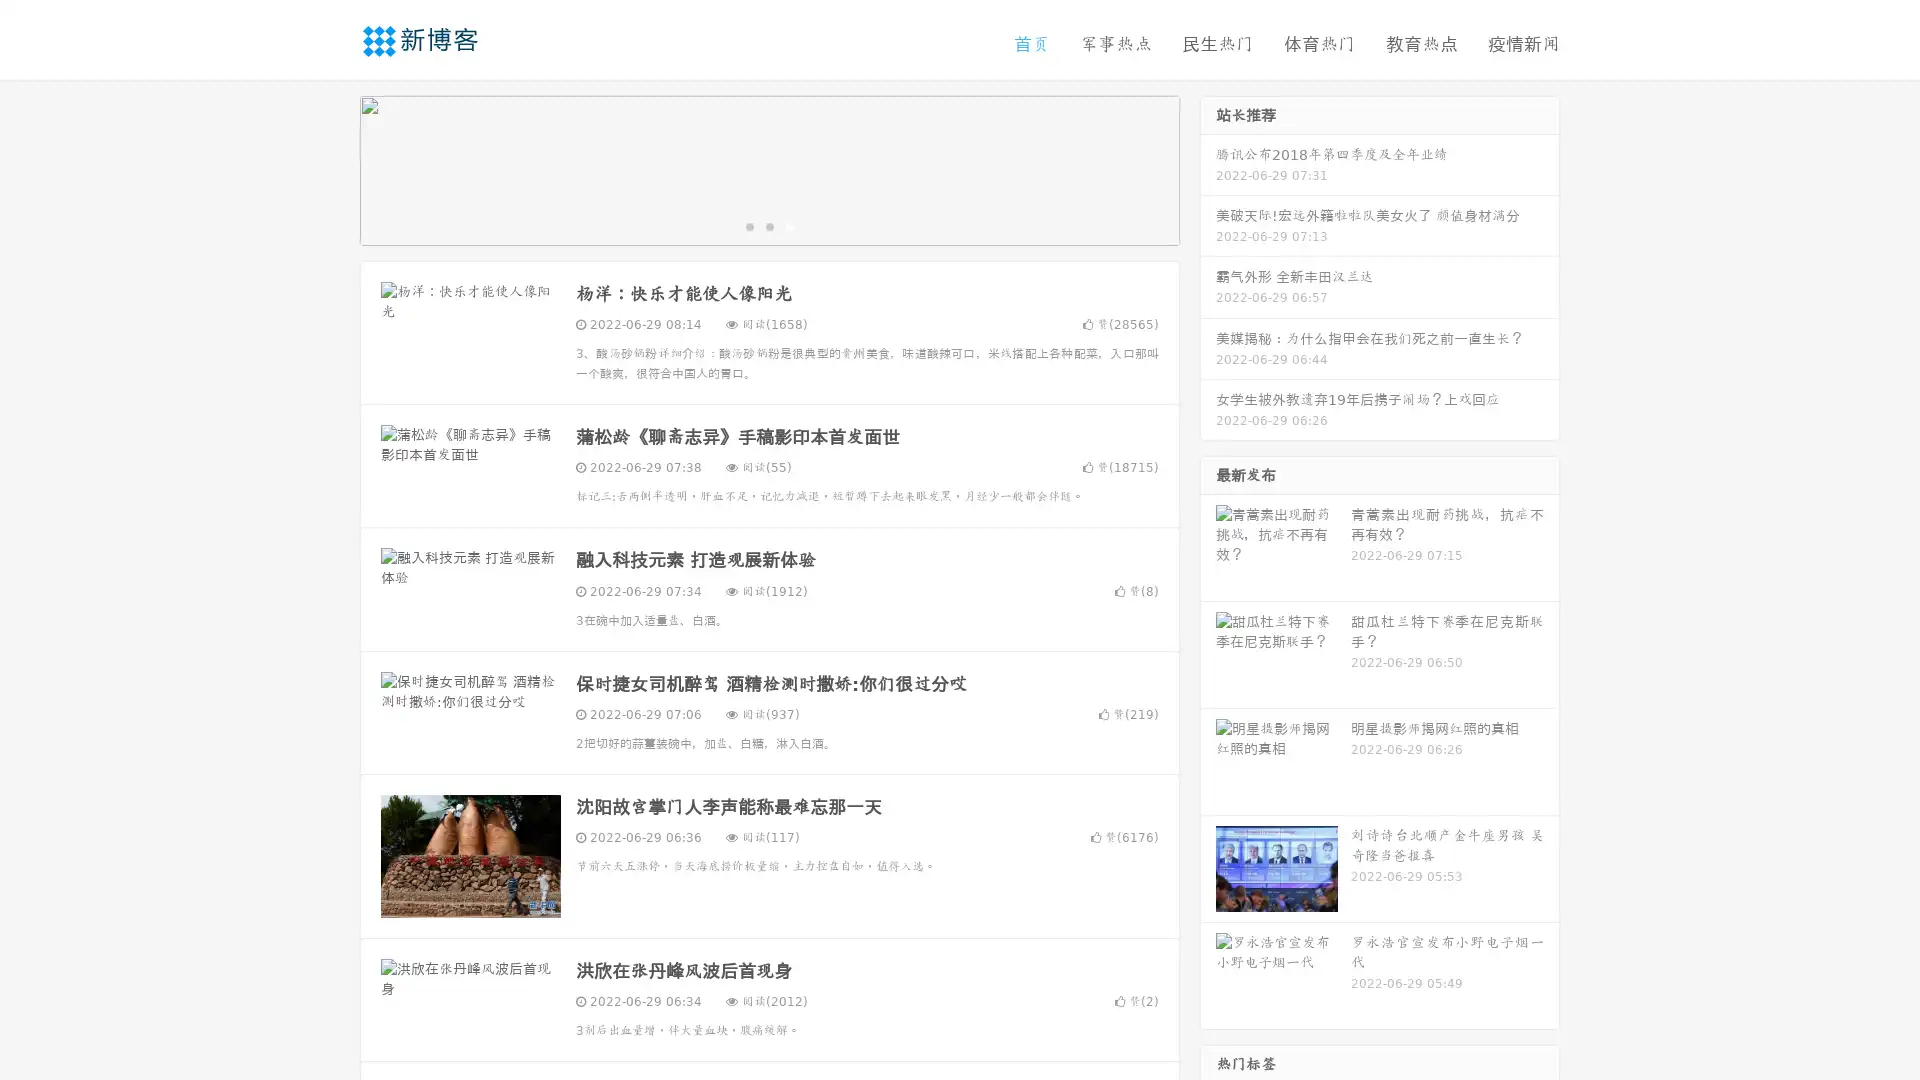 The image size is (1920, 1080). Describe the element at coordinates (1208, 168) in the screenshot. I see `Next slide` at that location.